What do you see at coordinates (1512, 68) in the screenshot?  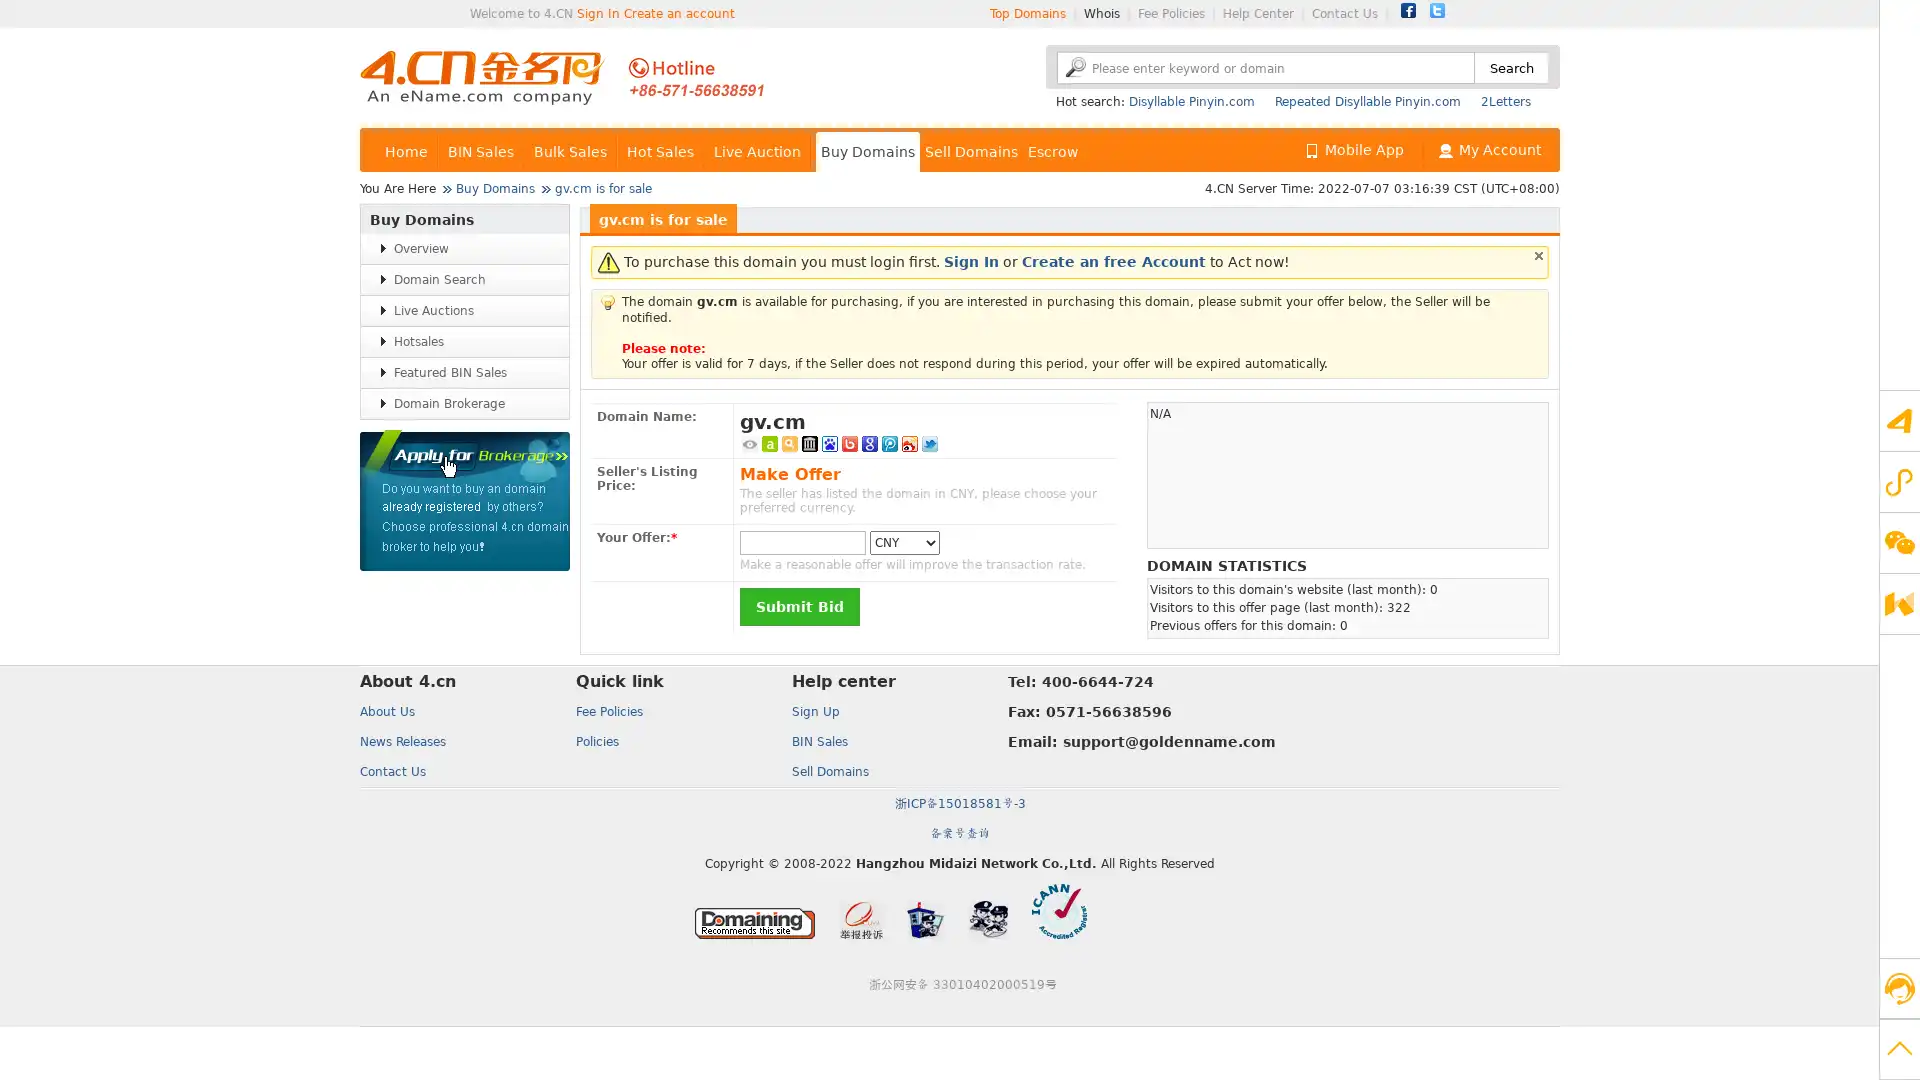 I see `Search` at bounding box center [1512, 68].